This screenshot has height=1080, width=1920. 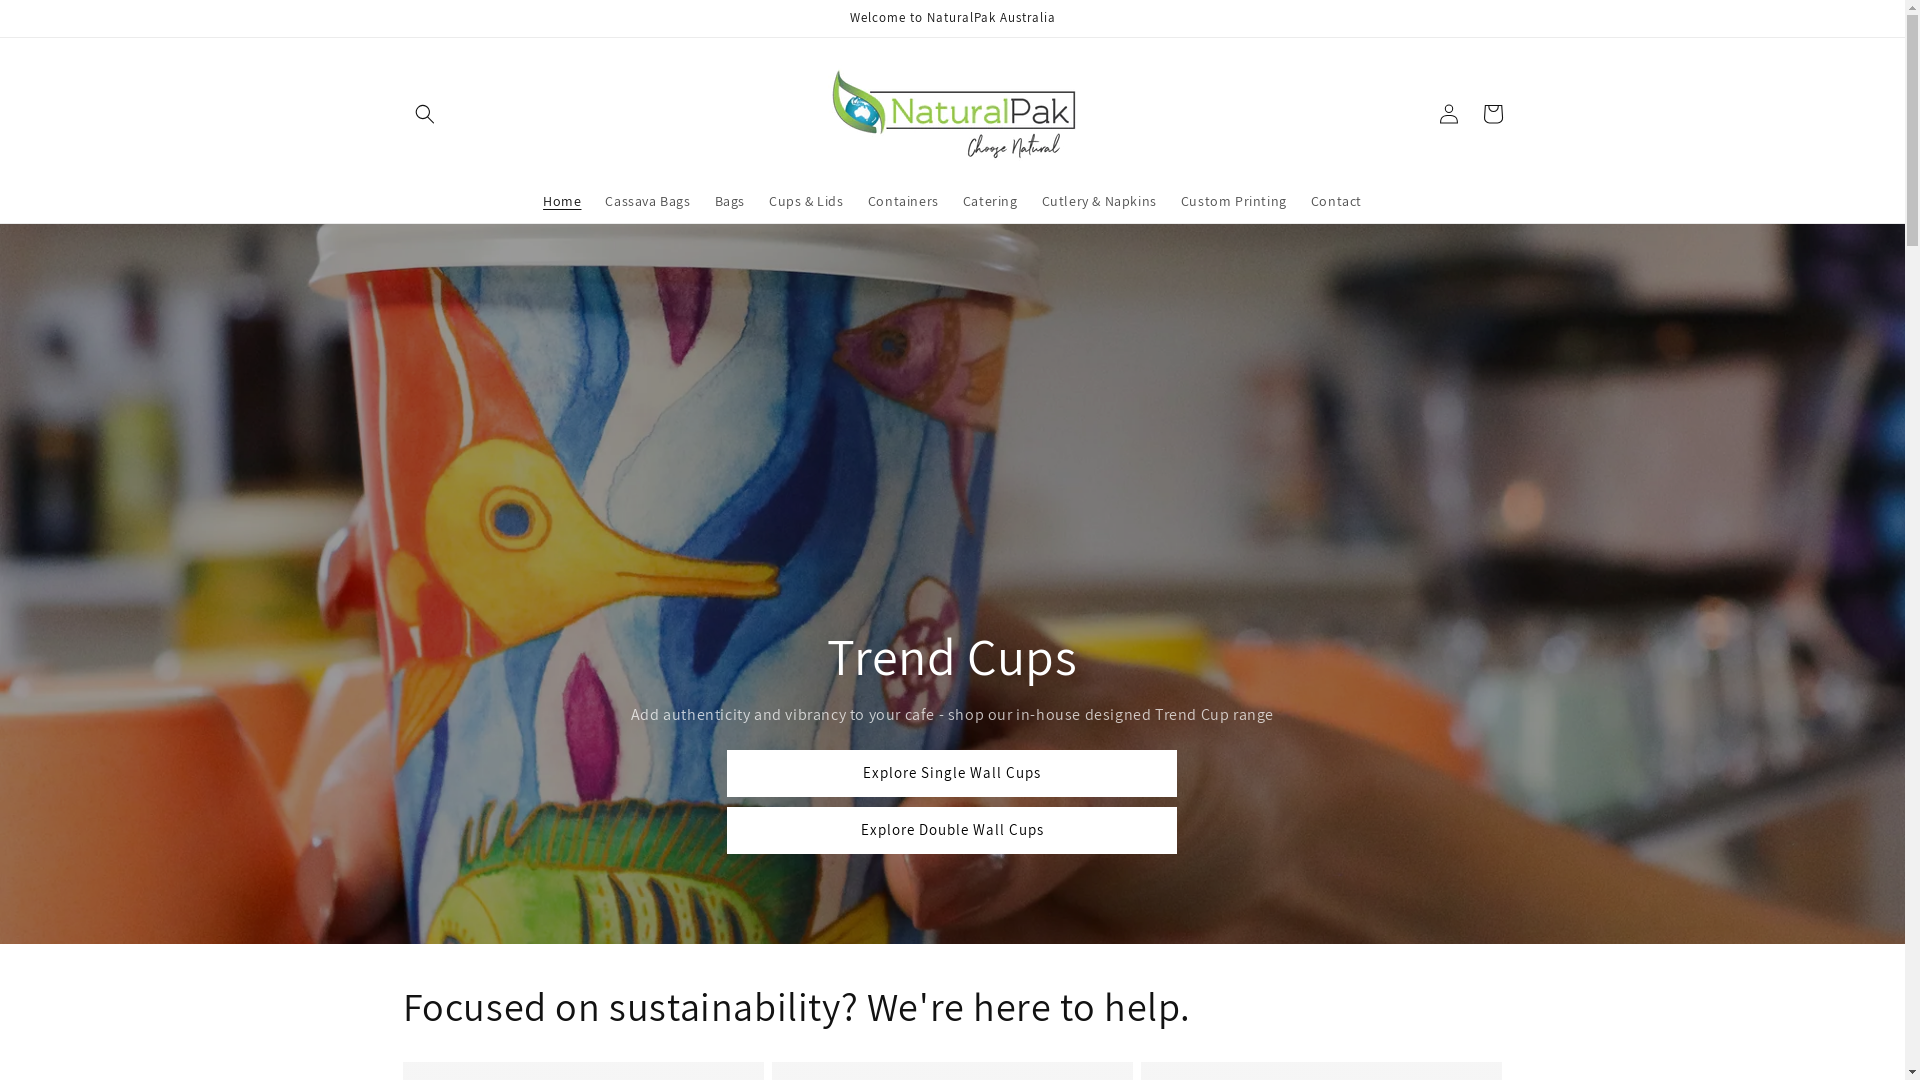 What do you see at coordinates (1448, 114) in the screenshot?
I see `'Log in'` at bounding box center [1448, 114].